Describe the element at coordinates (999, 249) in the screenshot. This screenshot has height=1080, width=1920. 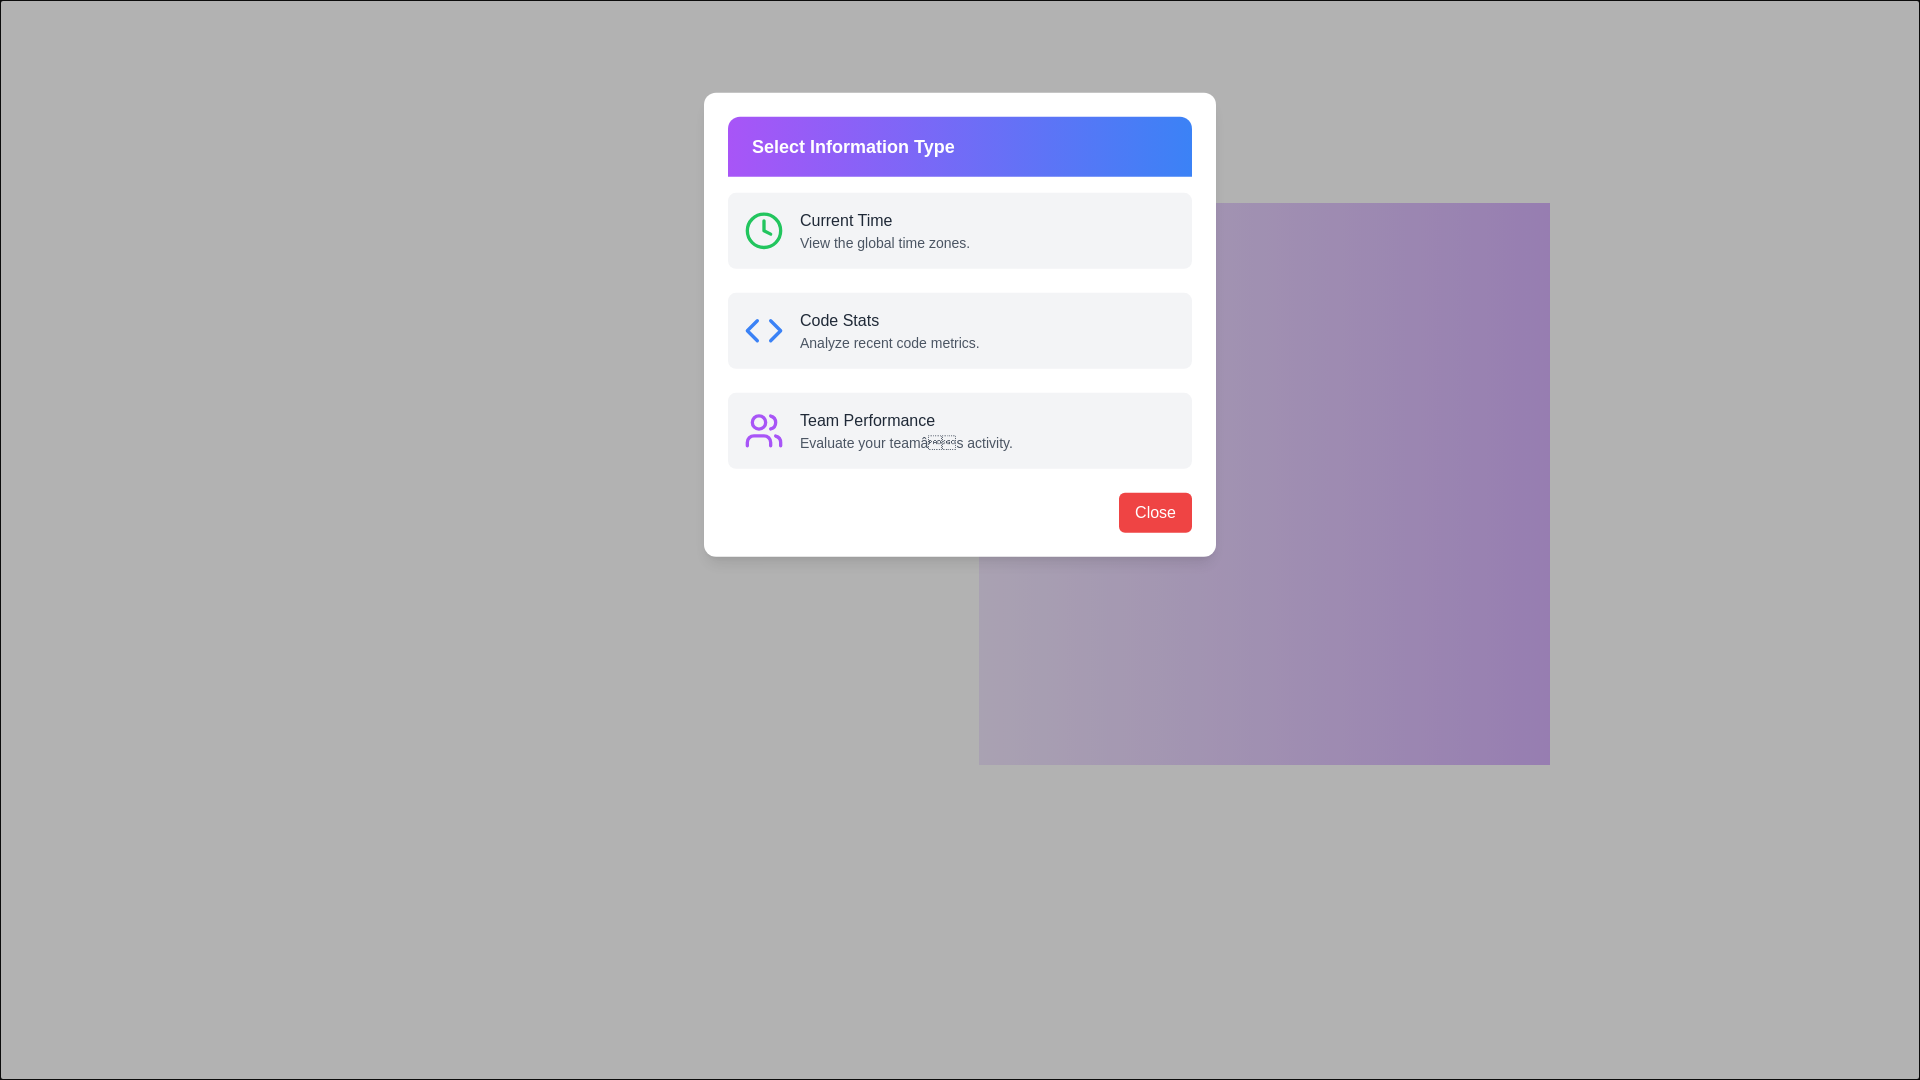
I see `the icon of Current Time information type` at that location.